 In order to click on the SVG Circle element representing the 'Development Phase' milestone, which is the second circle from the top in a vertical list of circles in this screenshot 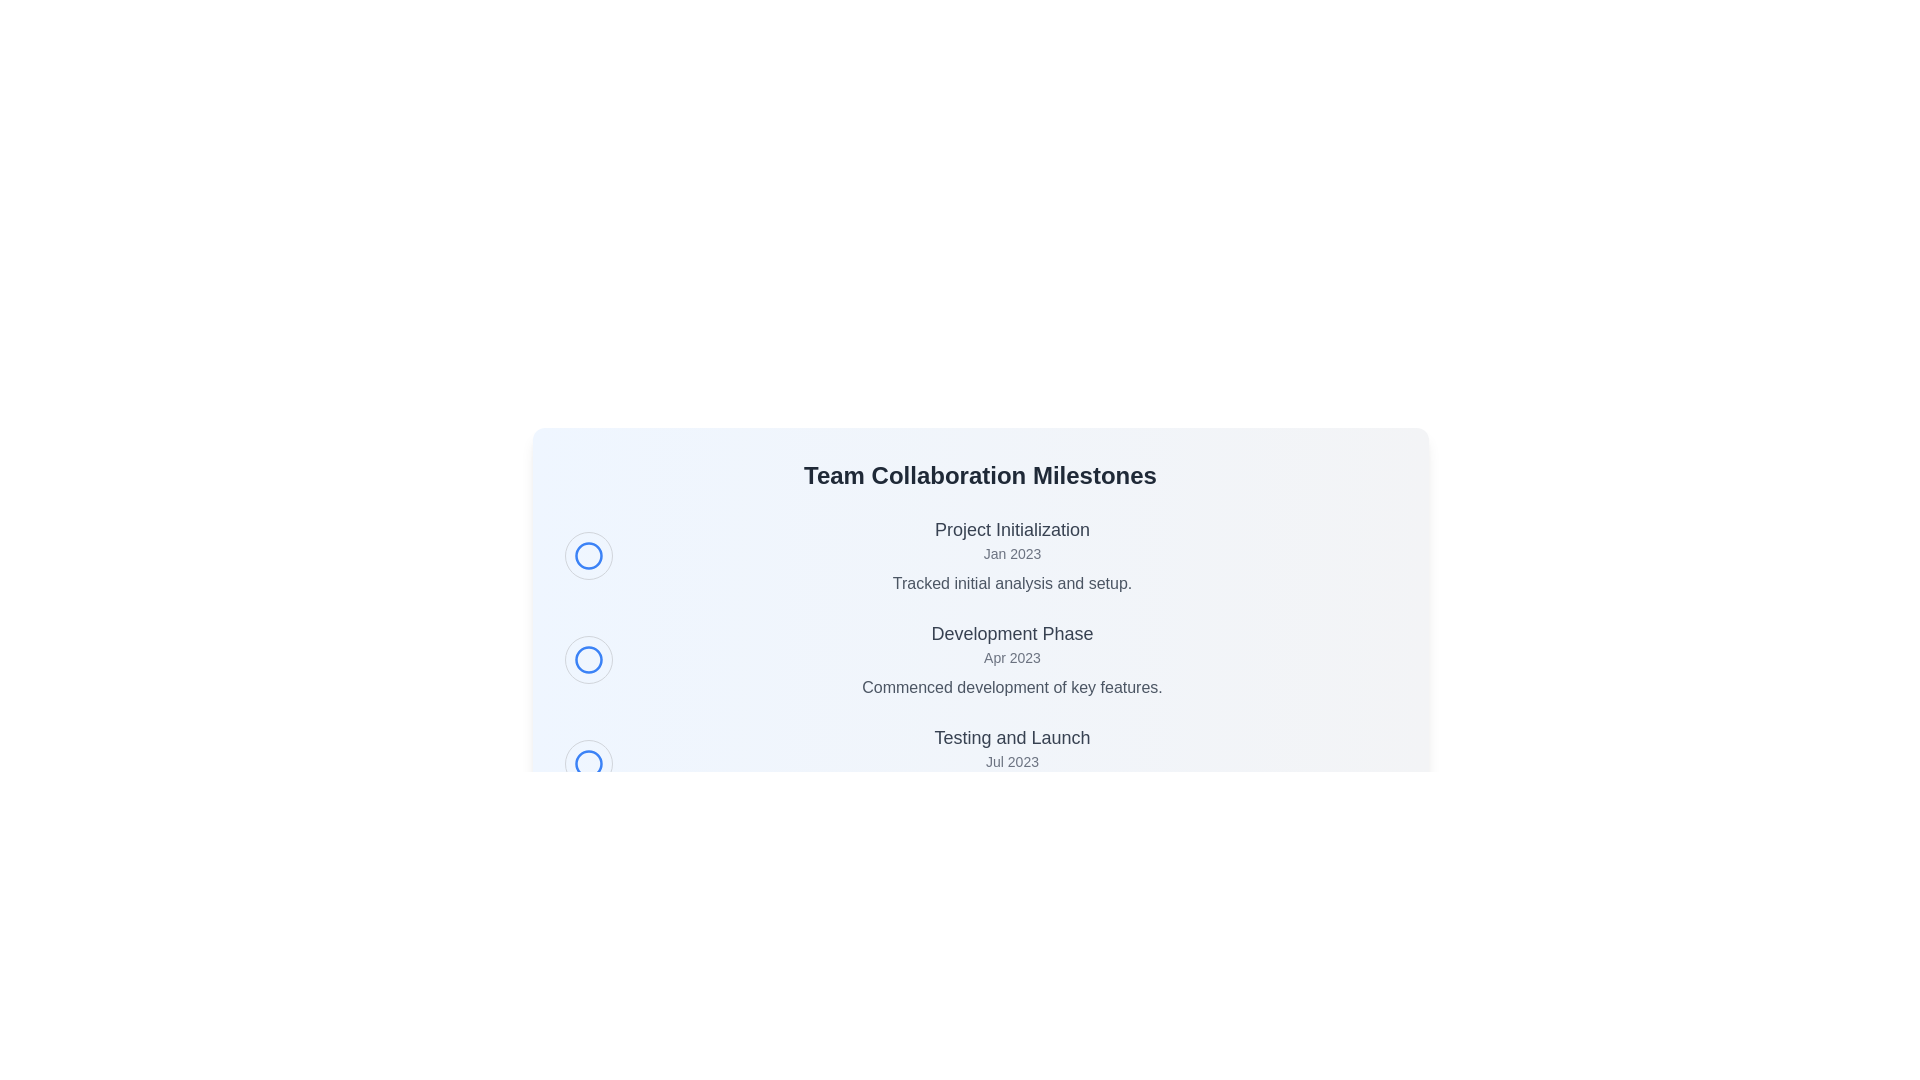, I will do `click(587, 659)`.